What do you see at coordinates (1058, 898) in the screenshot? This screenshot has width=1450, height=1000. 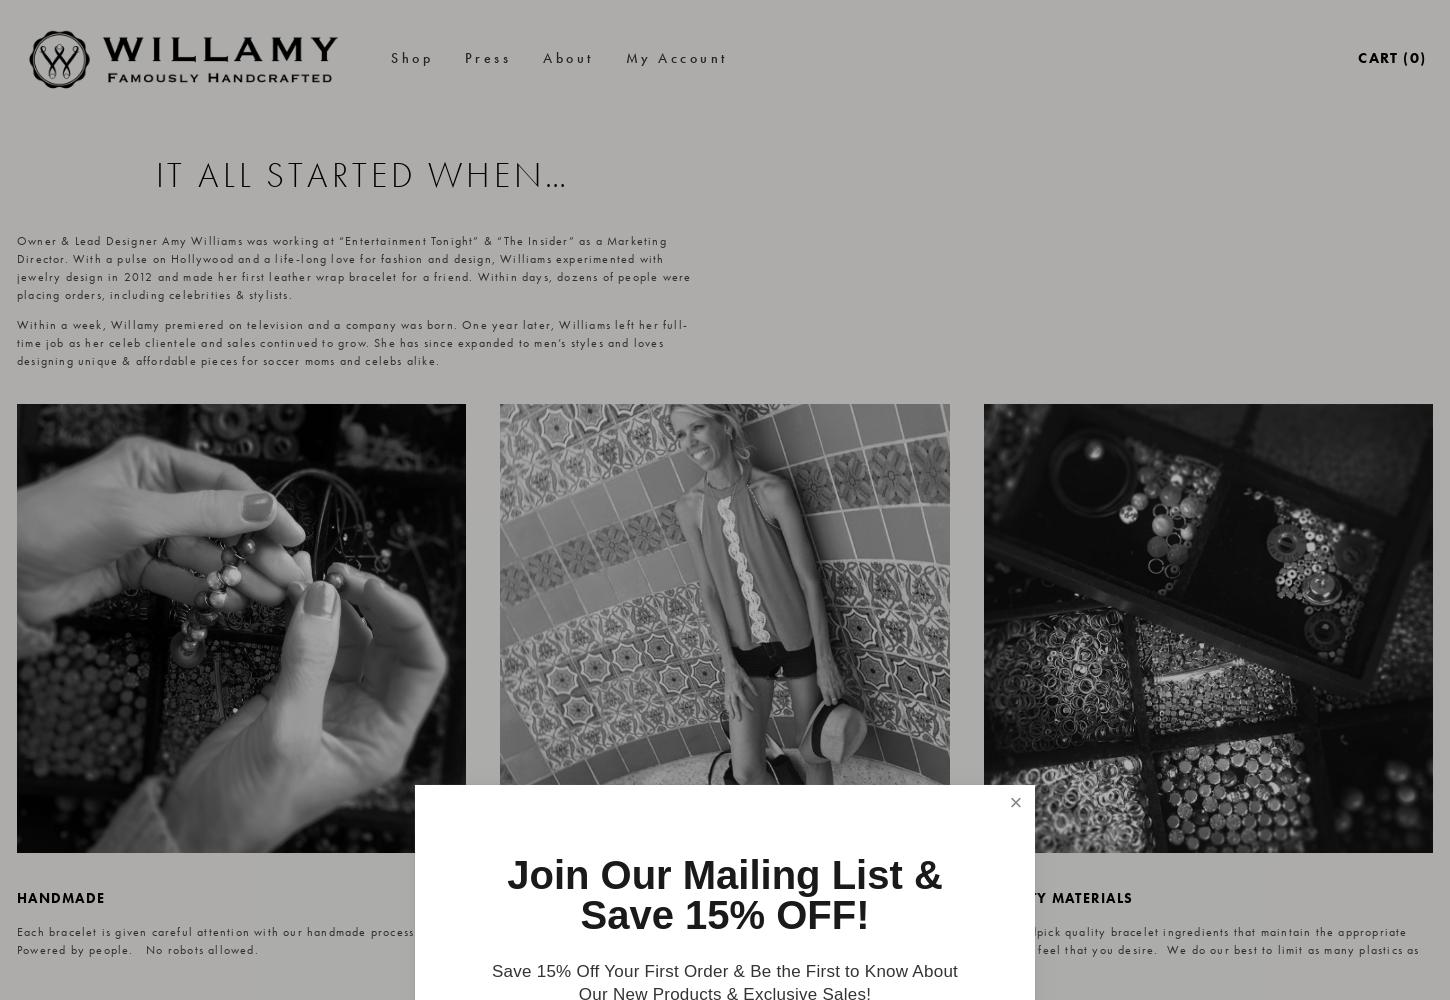 I see `'quality materials'` at bounding box center [1058, 898].